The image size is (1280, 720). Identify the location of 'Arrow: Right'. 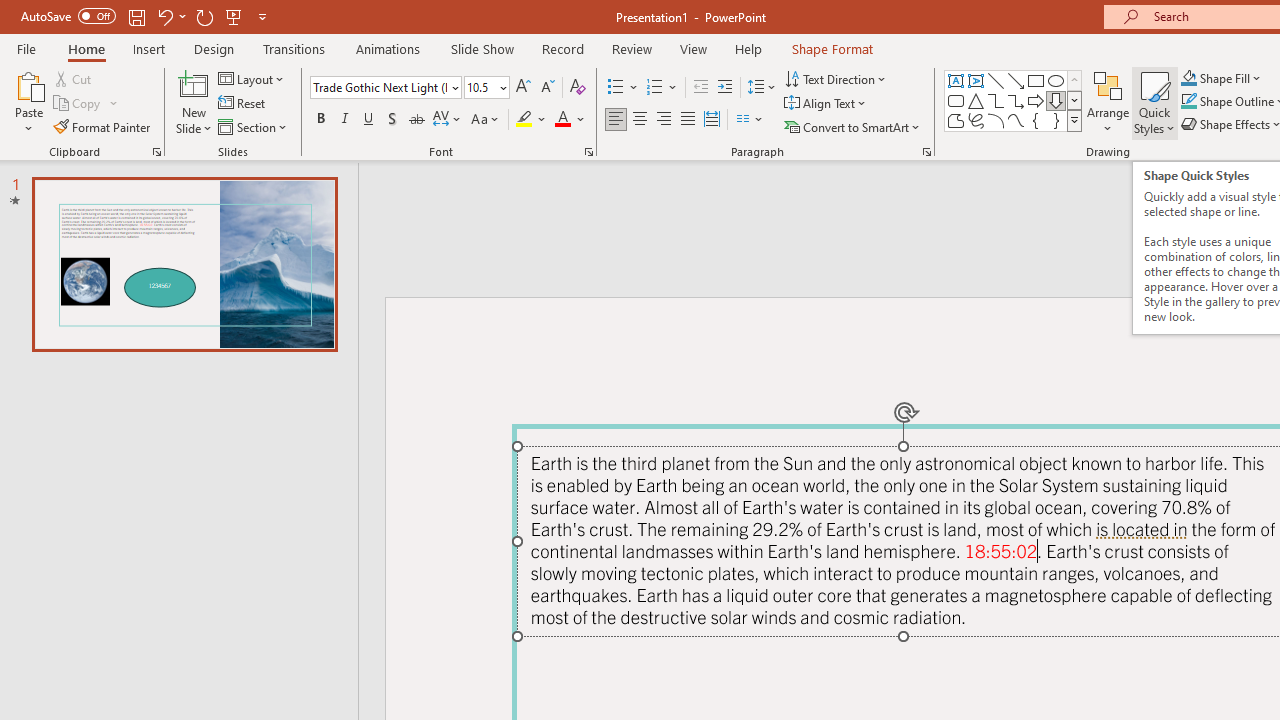
(1036, 100).